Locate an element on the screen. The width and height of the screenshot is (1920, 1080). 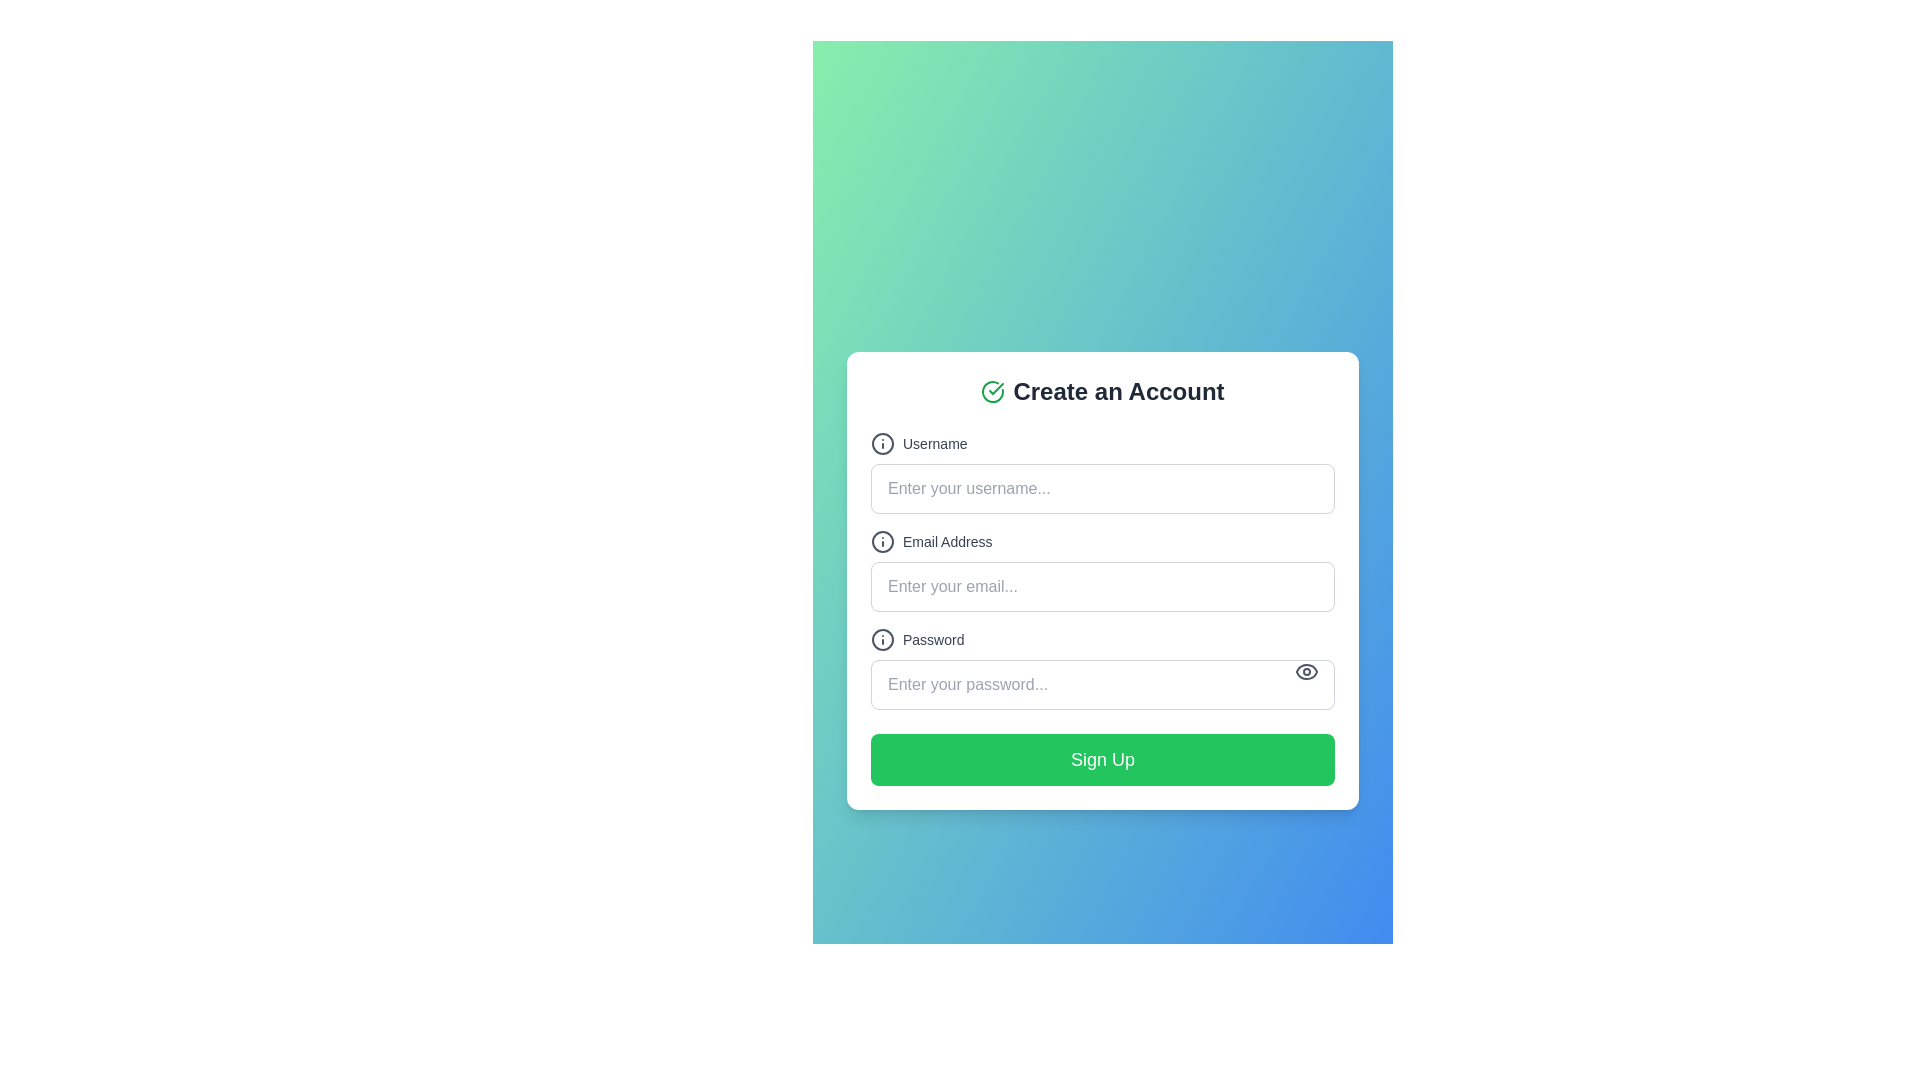
the third text label in the registration form, which provides context for the password input field, positioned to the right of an information icon is located at coordinates (932, 640).